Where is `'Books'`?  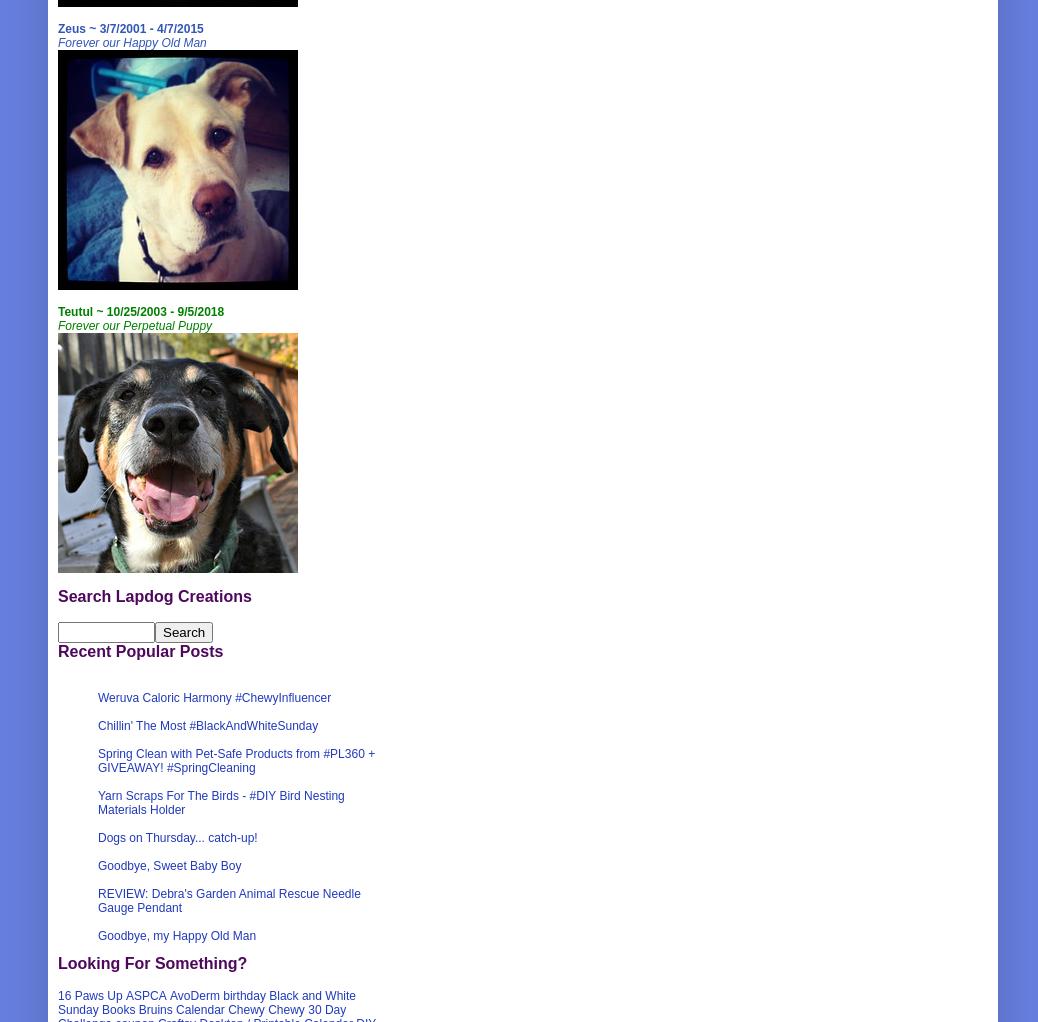
'Books' is located at coordinates (101, 1010).